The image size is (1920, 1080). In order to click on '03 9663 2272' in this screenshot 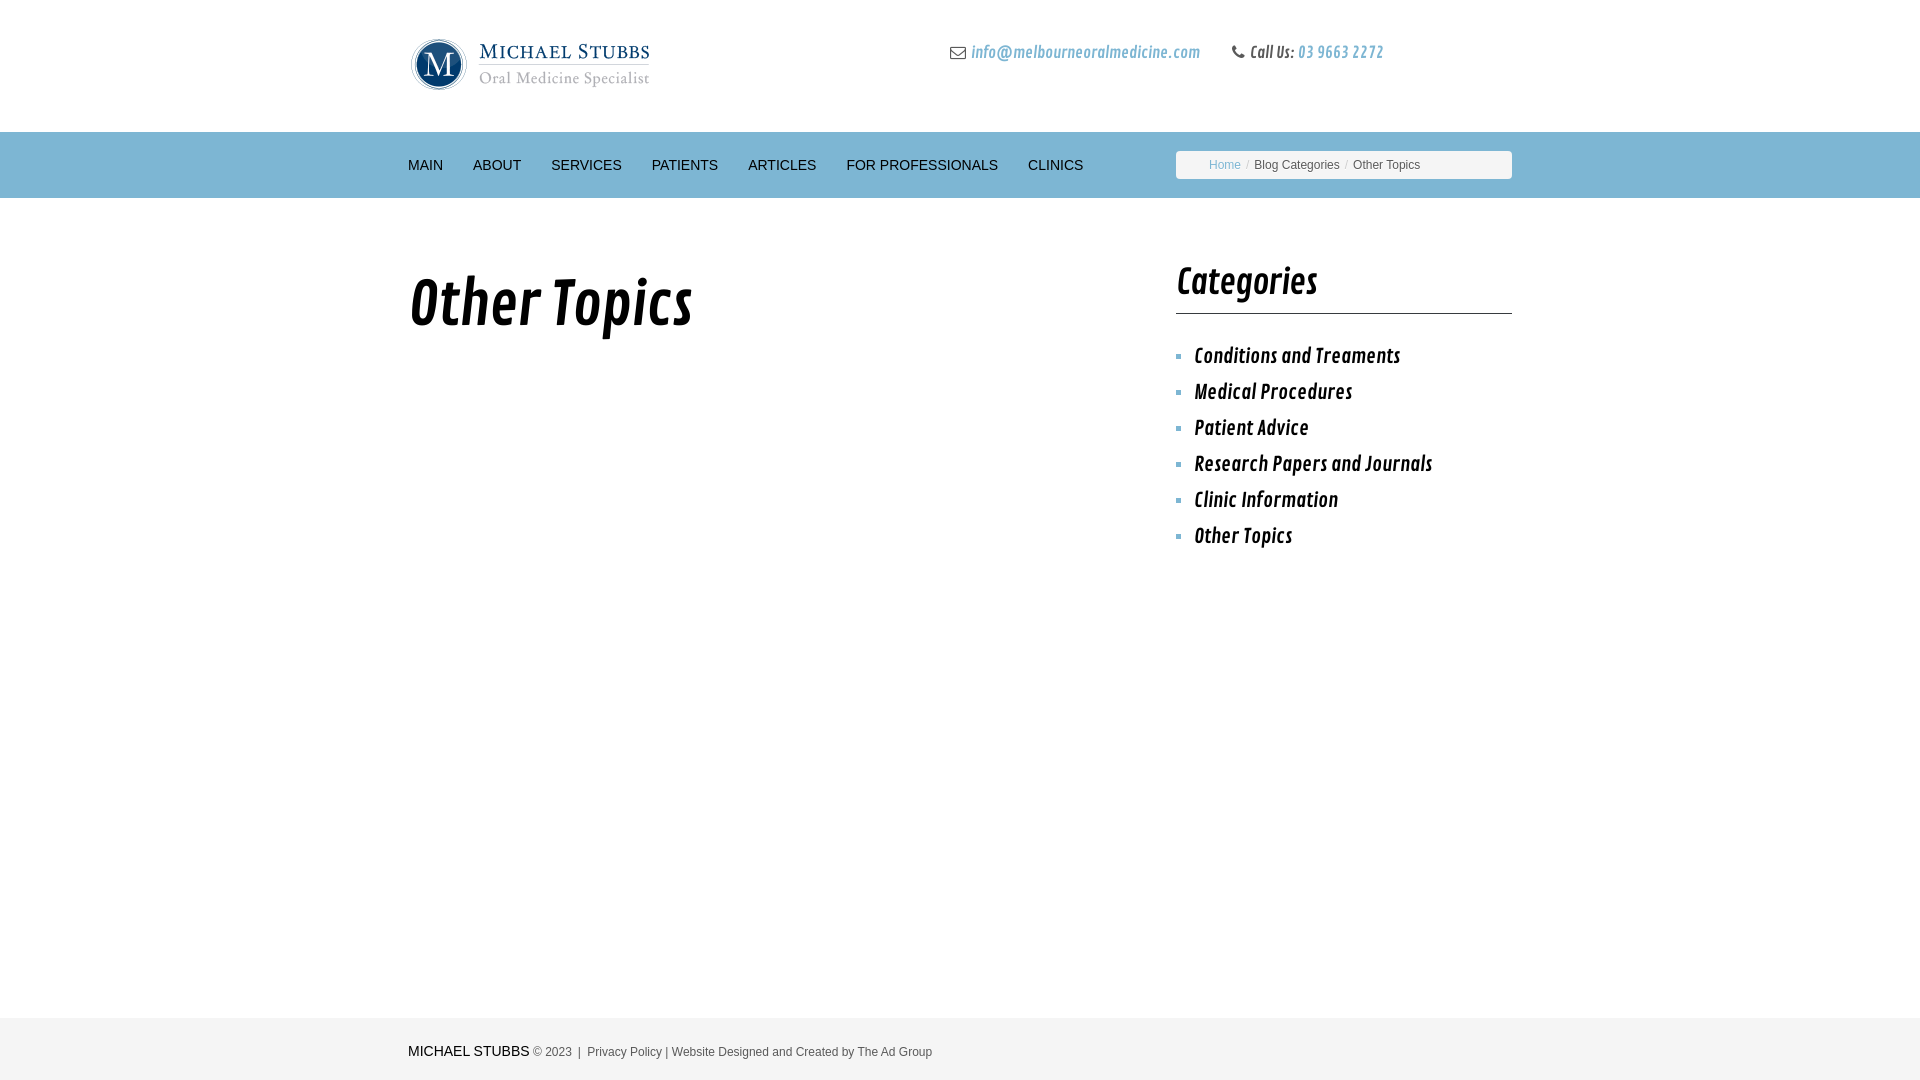, I will do `click(1340, 52)`.